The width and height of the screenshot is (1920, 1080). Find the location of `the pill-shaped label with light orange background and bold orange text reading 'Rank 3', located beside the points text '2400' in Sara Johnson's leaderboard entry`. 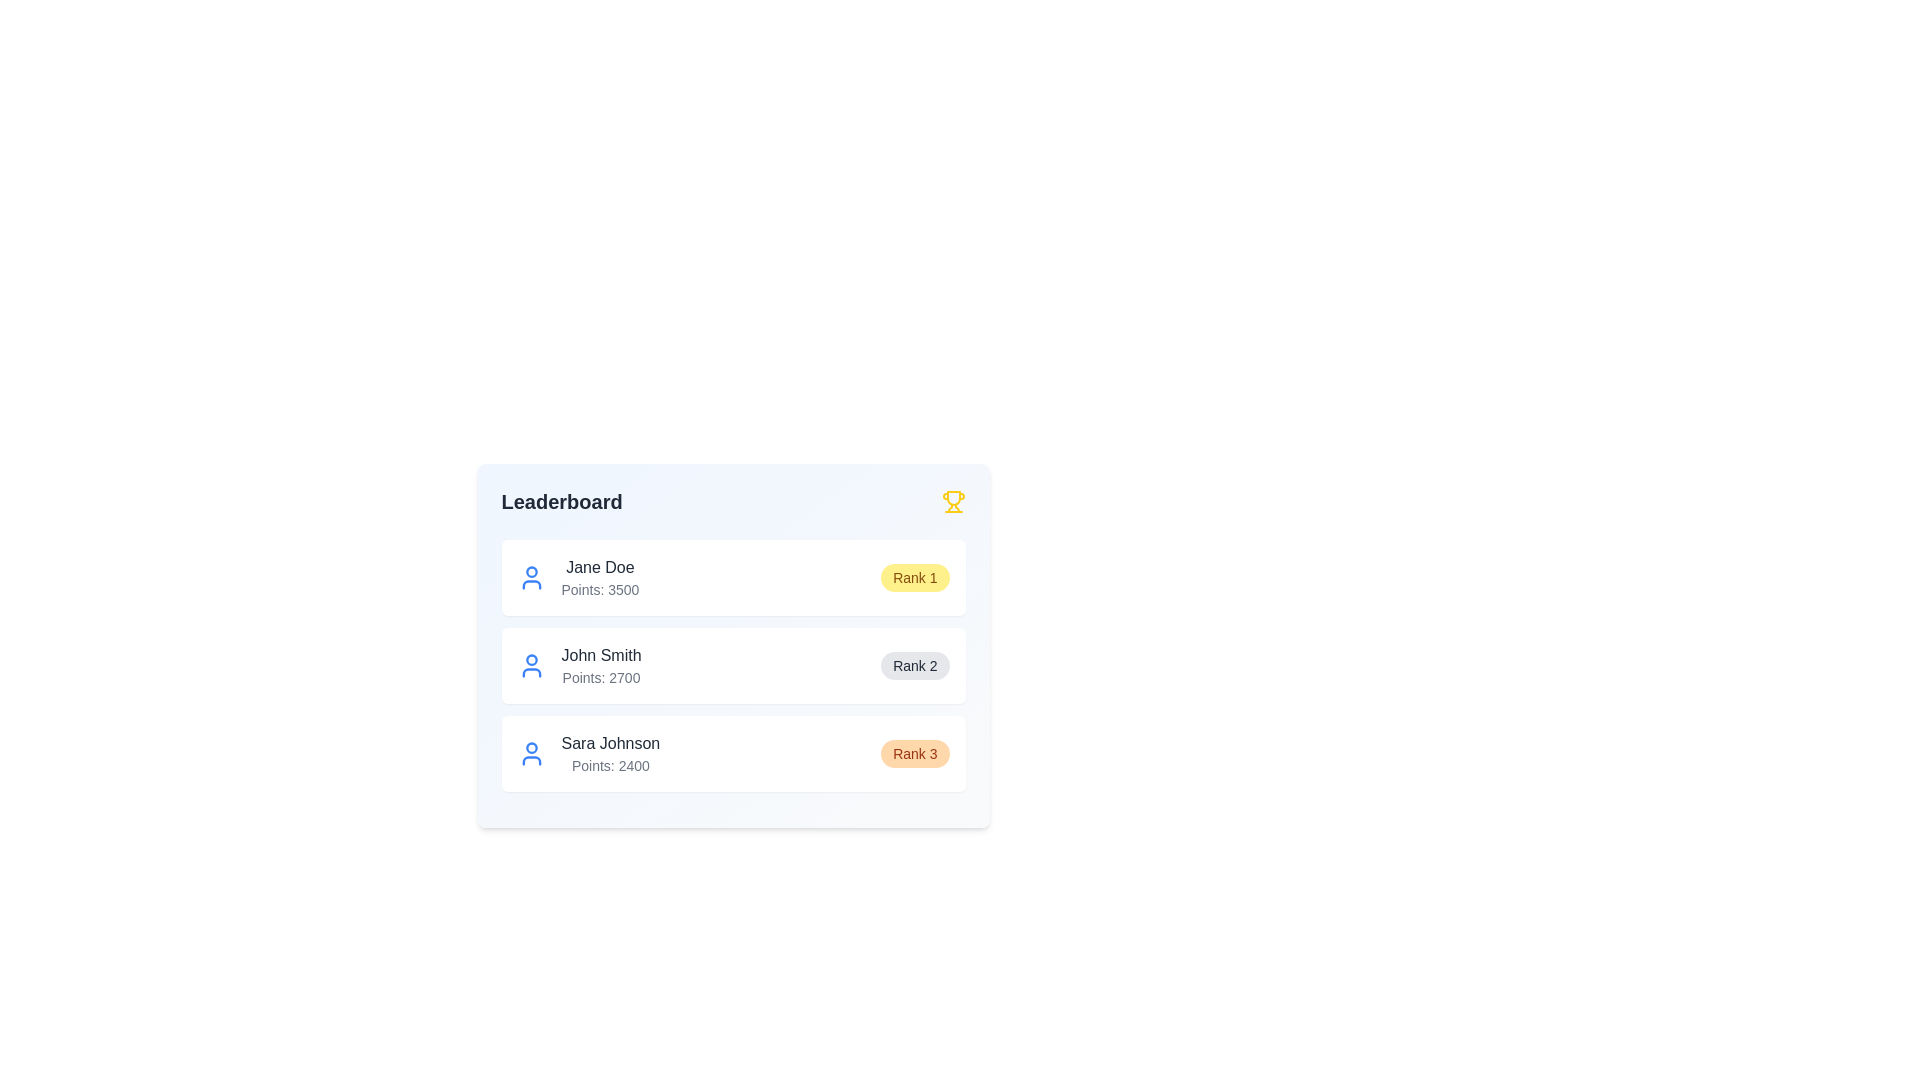

the pill-shaped label with light orange background and bold orange text reading 'Rank 3', located beside the points text '2400' in Sara Johnson's leaderboard entry is located at coordinates (914, 753).